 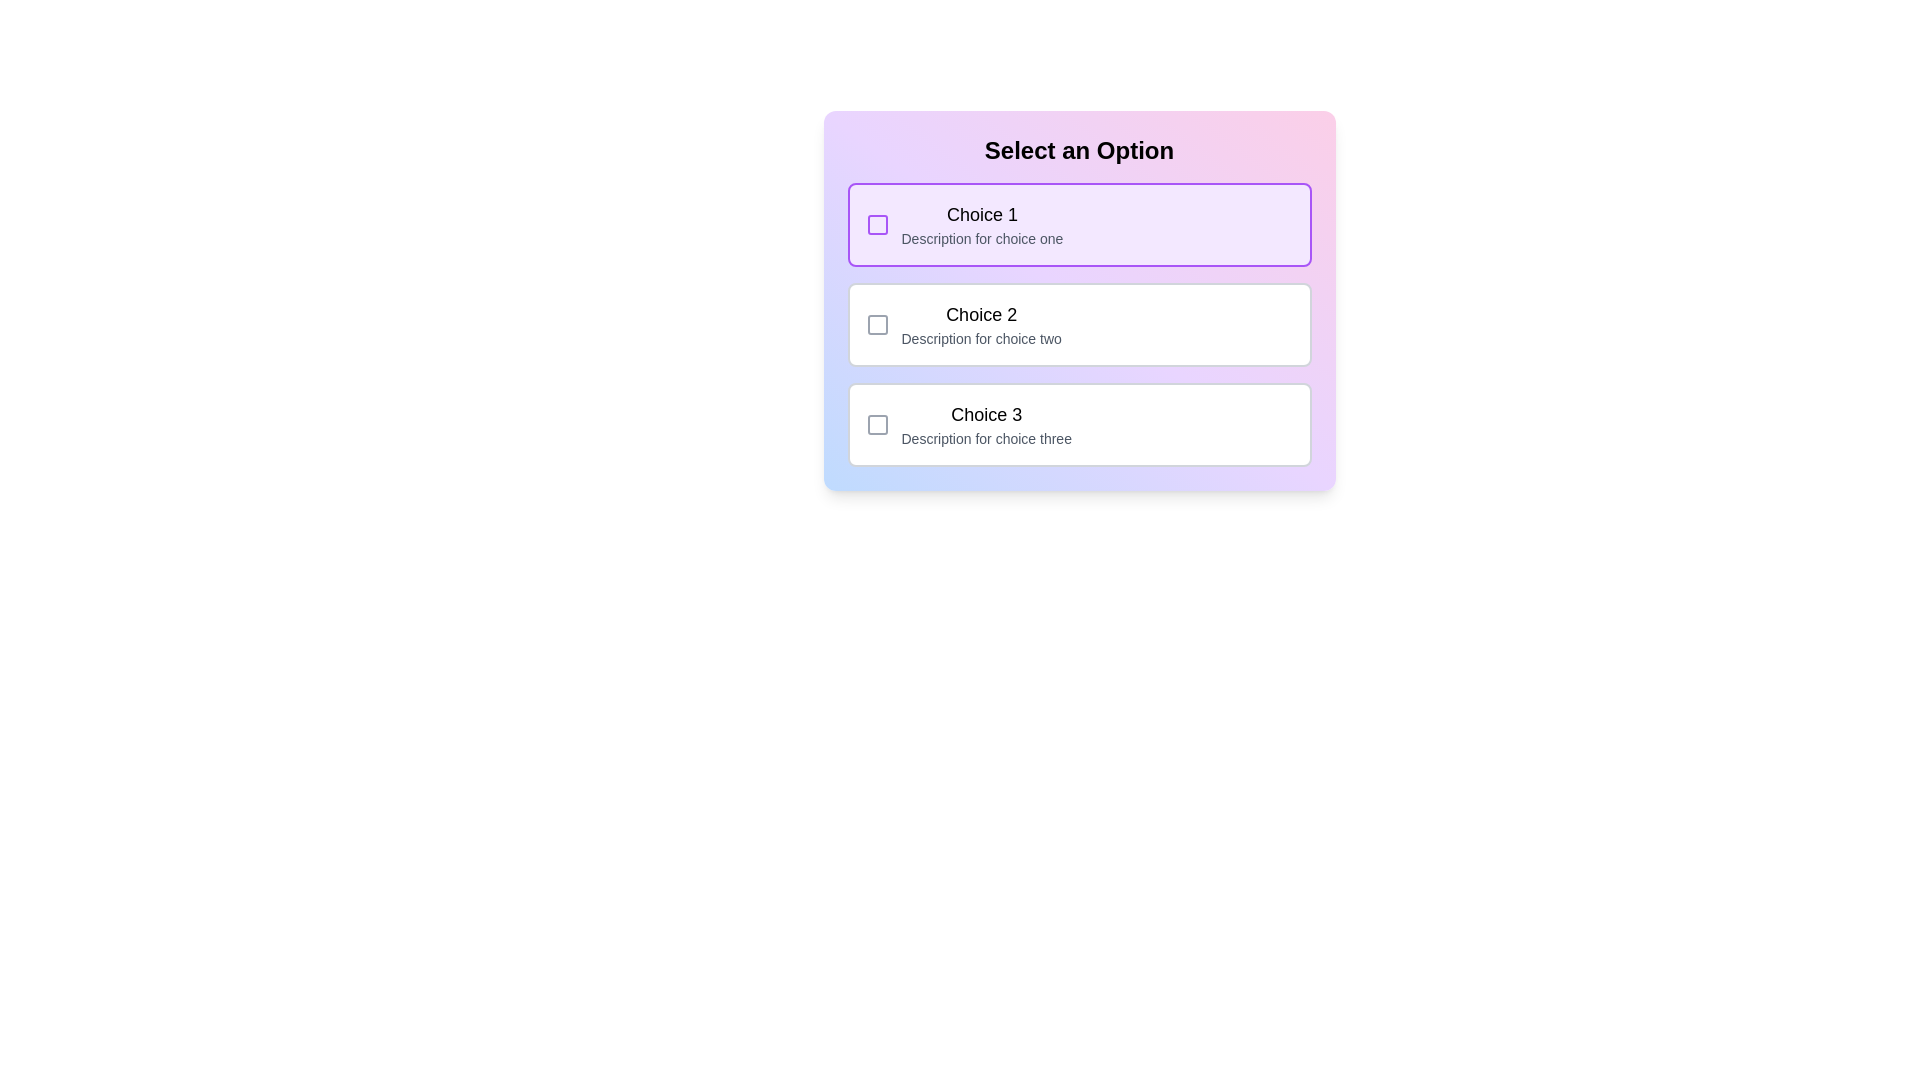 I want to click on the checkbox icon with a purple outline located to the left of the text 'Choice 1', so click(x=877, y=224).